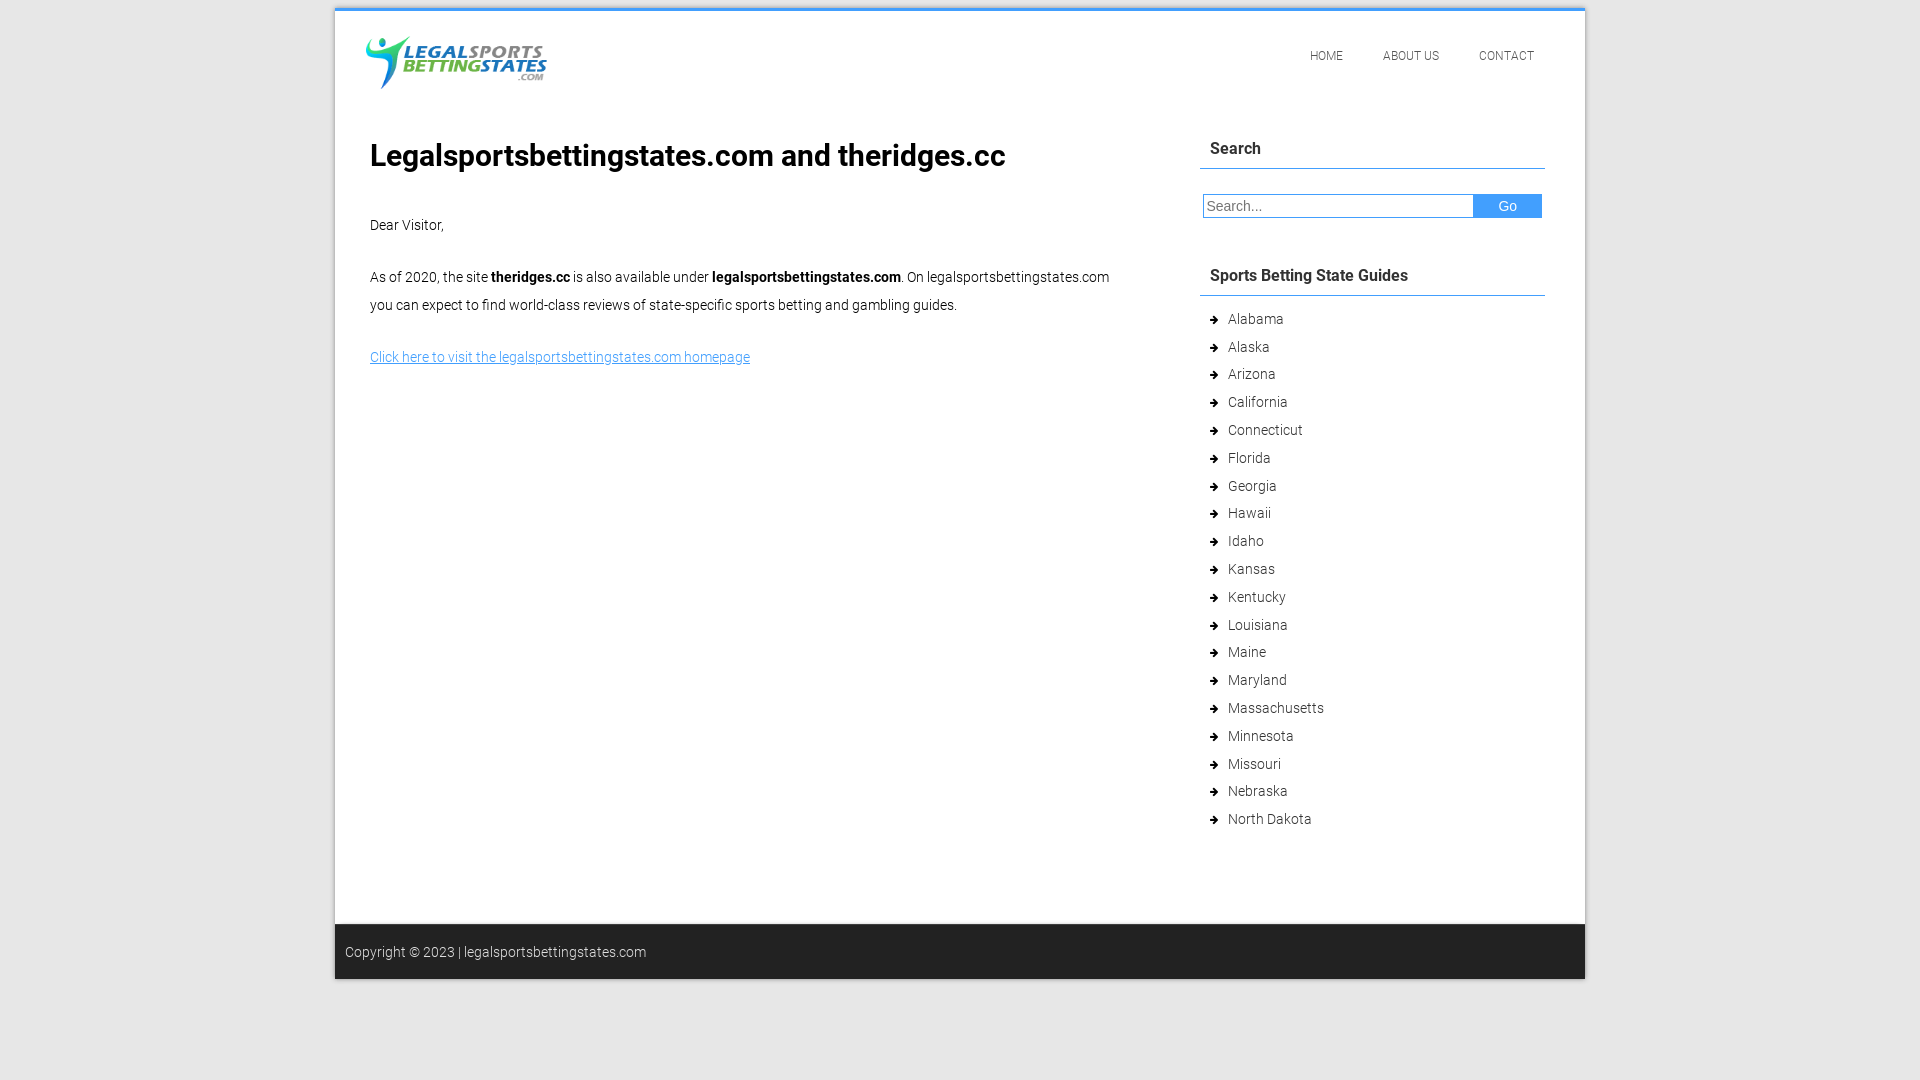 This screenshot has width=1920, height=1080. I want to click on 'CONTACT', so click(1506, 56).